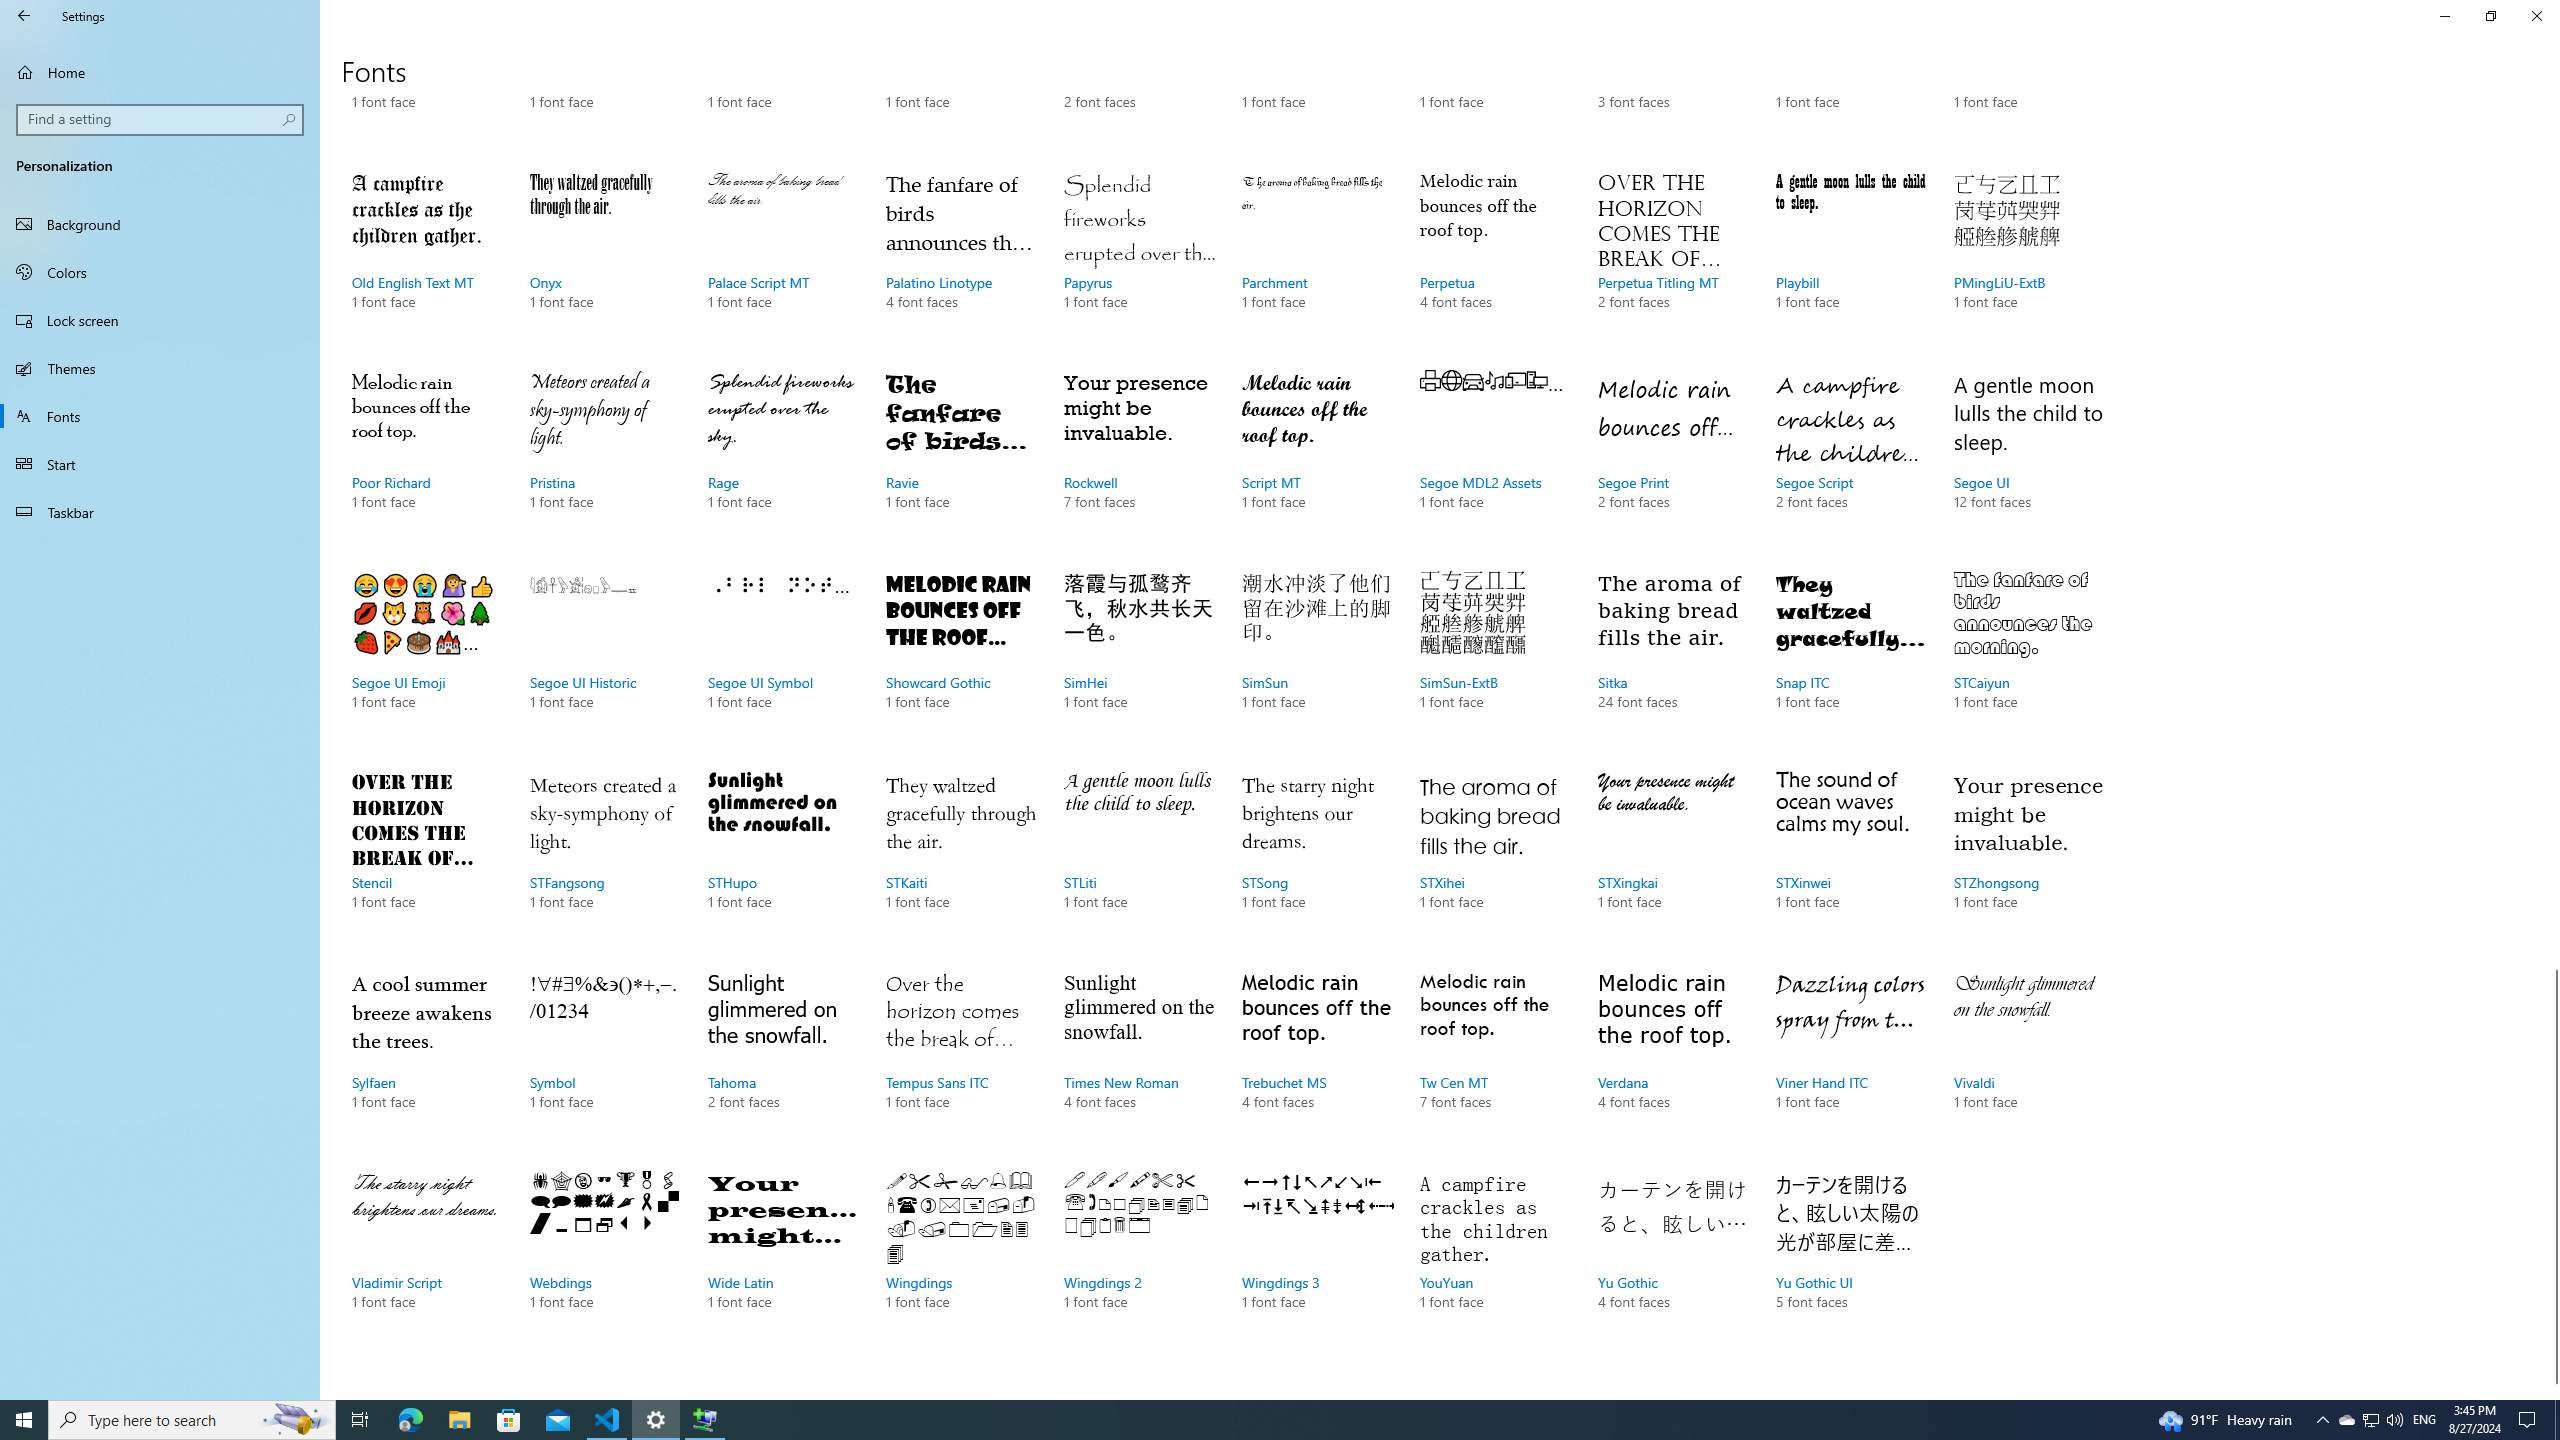 This screenshot has width=2560, height=1440. I want to click on 'Webdings, 1 font face', so click(603, 1260).